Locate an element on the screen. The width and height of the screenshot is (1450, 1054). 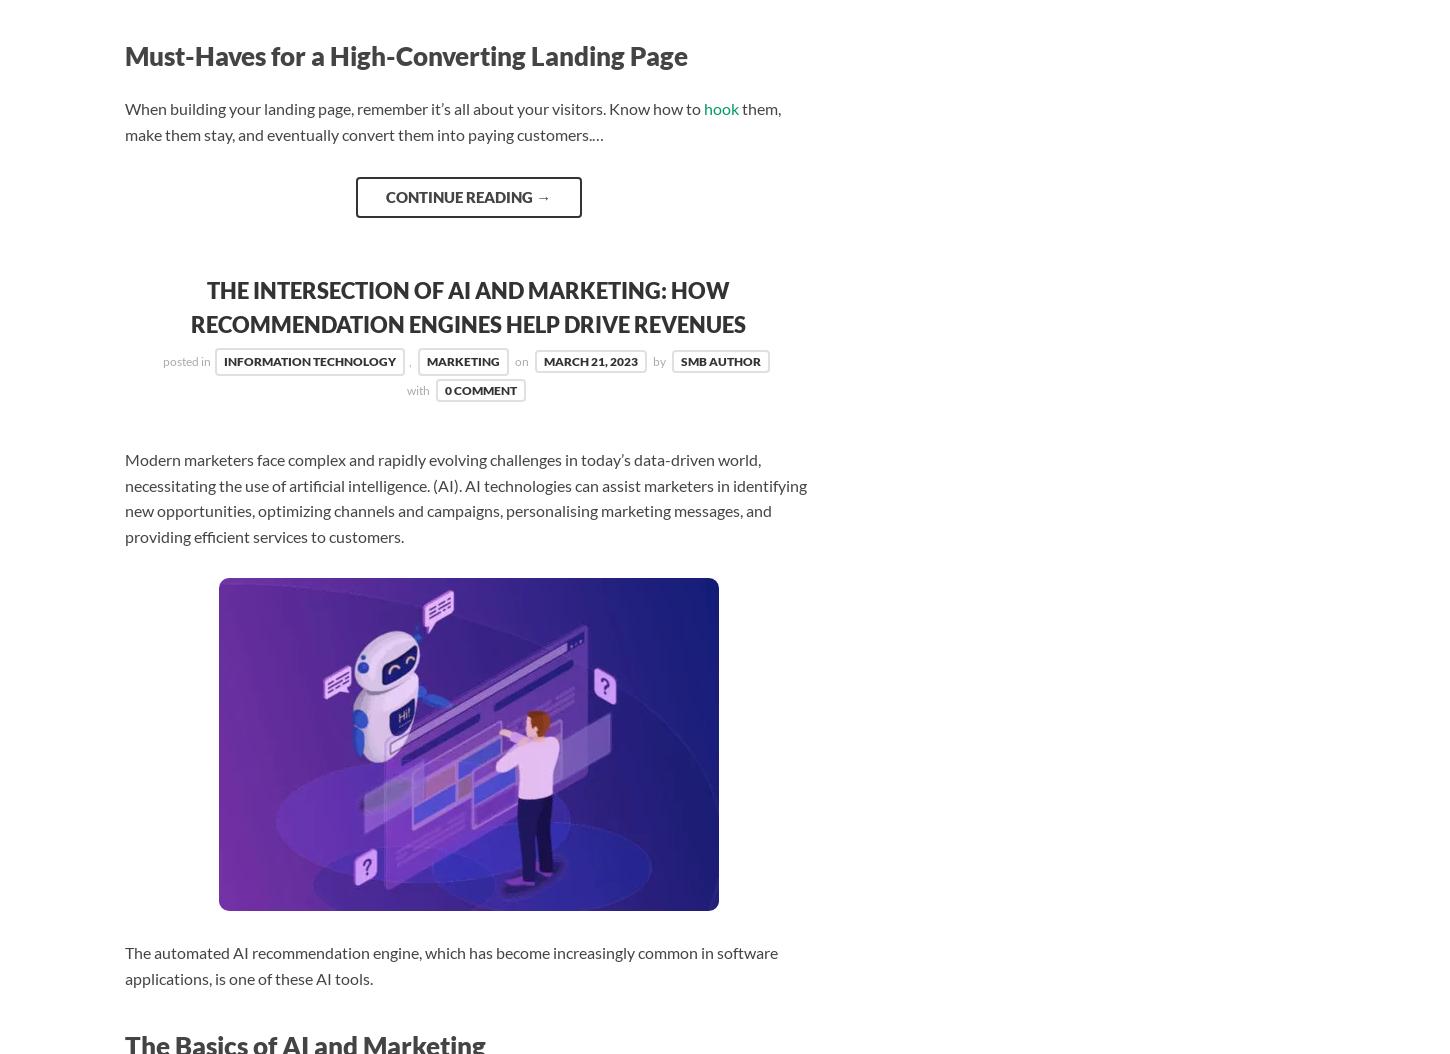
'Modern marketers face complex and rapidly evolving challenges in today’s data-driven world, necessitating the use of artificial intelligence. (AI). AI technologies can assist marketers in identifying new opportunities, optimizing channels and campaigns, personalising marketing messages, and providing efficient services to customers.' is located at coordinates (465, 495).